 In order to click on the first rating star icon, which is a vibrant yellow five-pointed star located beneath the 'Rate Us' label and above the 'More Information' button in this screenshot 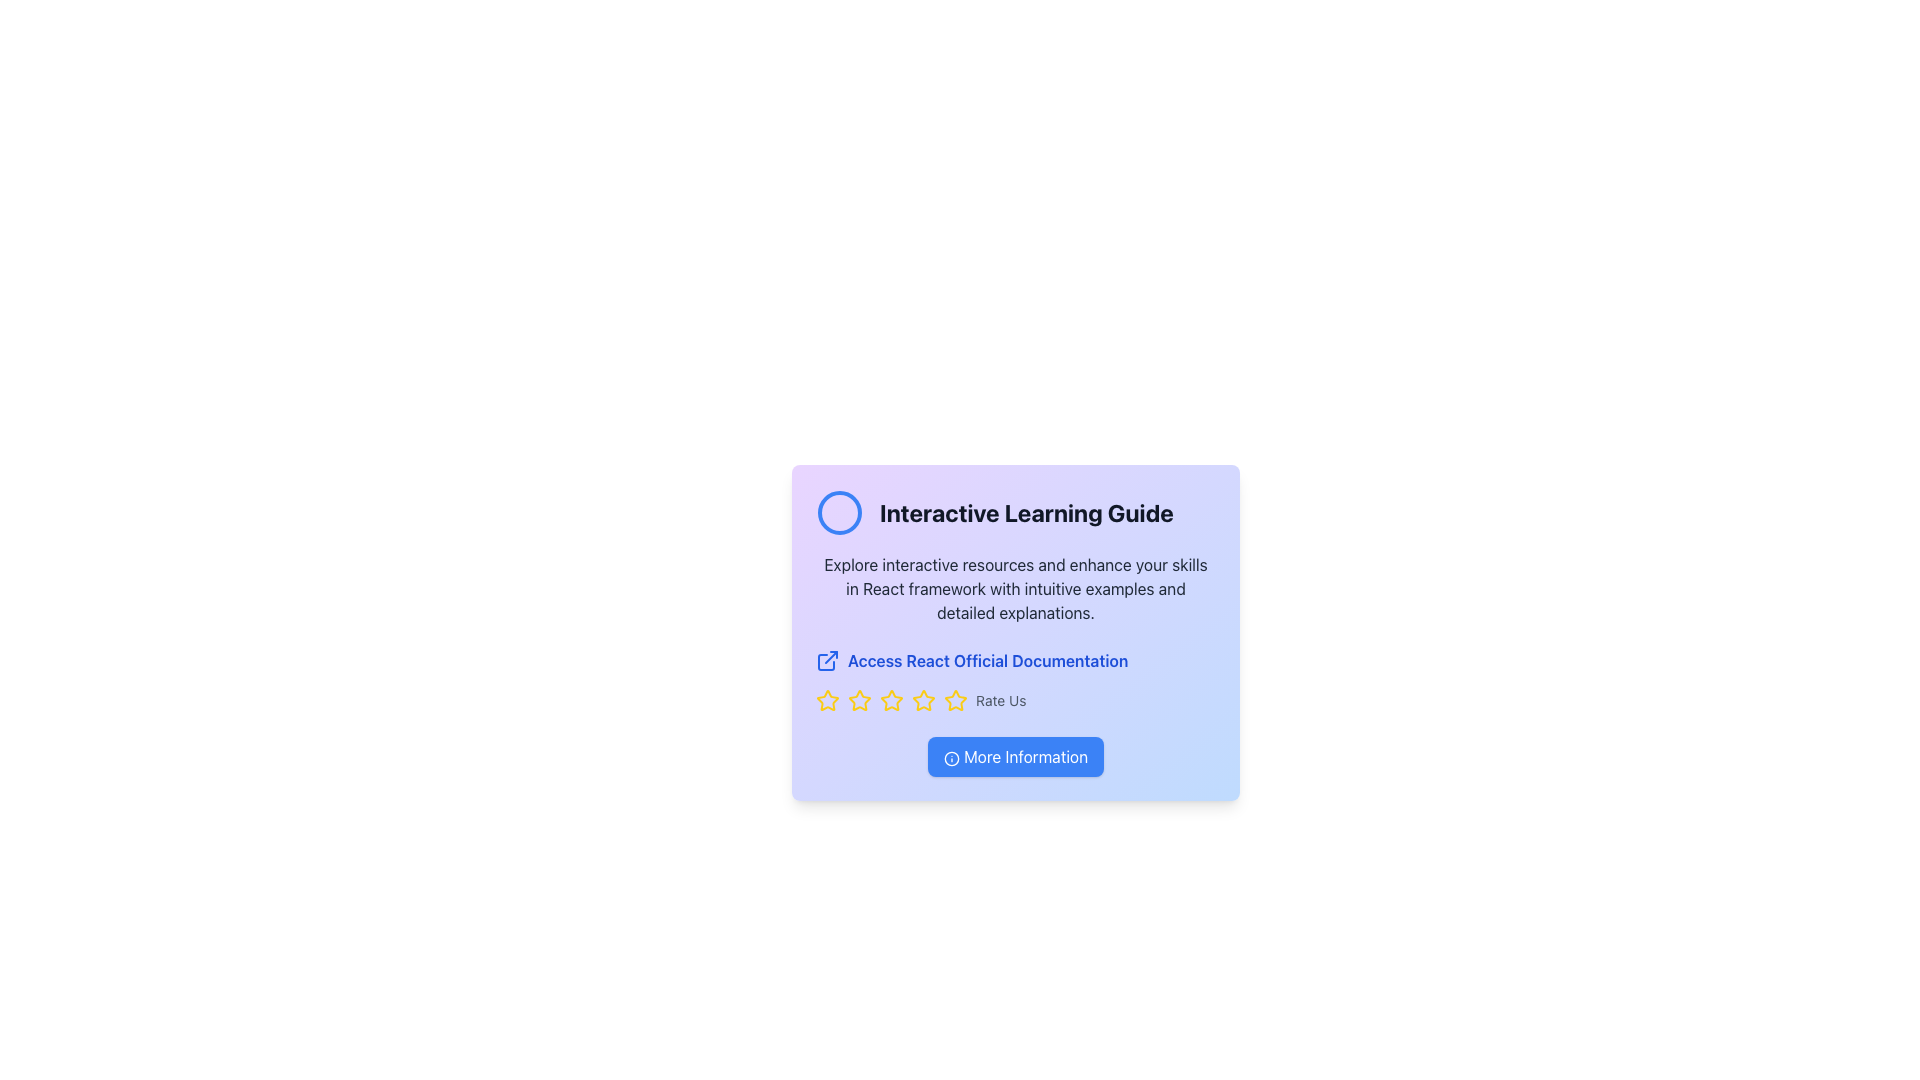, I will do `click(828, 699)`.